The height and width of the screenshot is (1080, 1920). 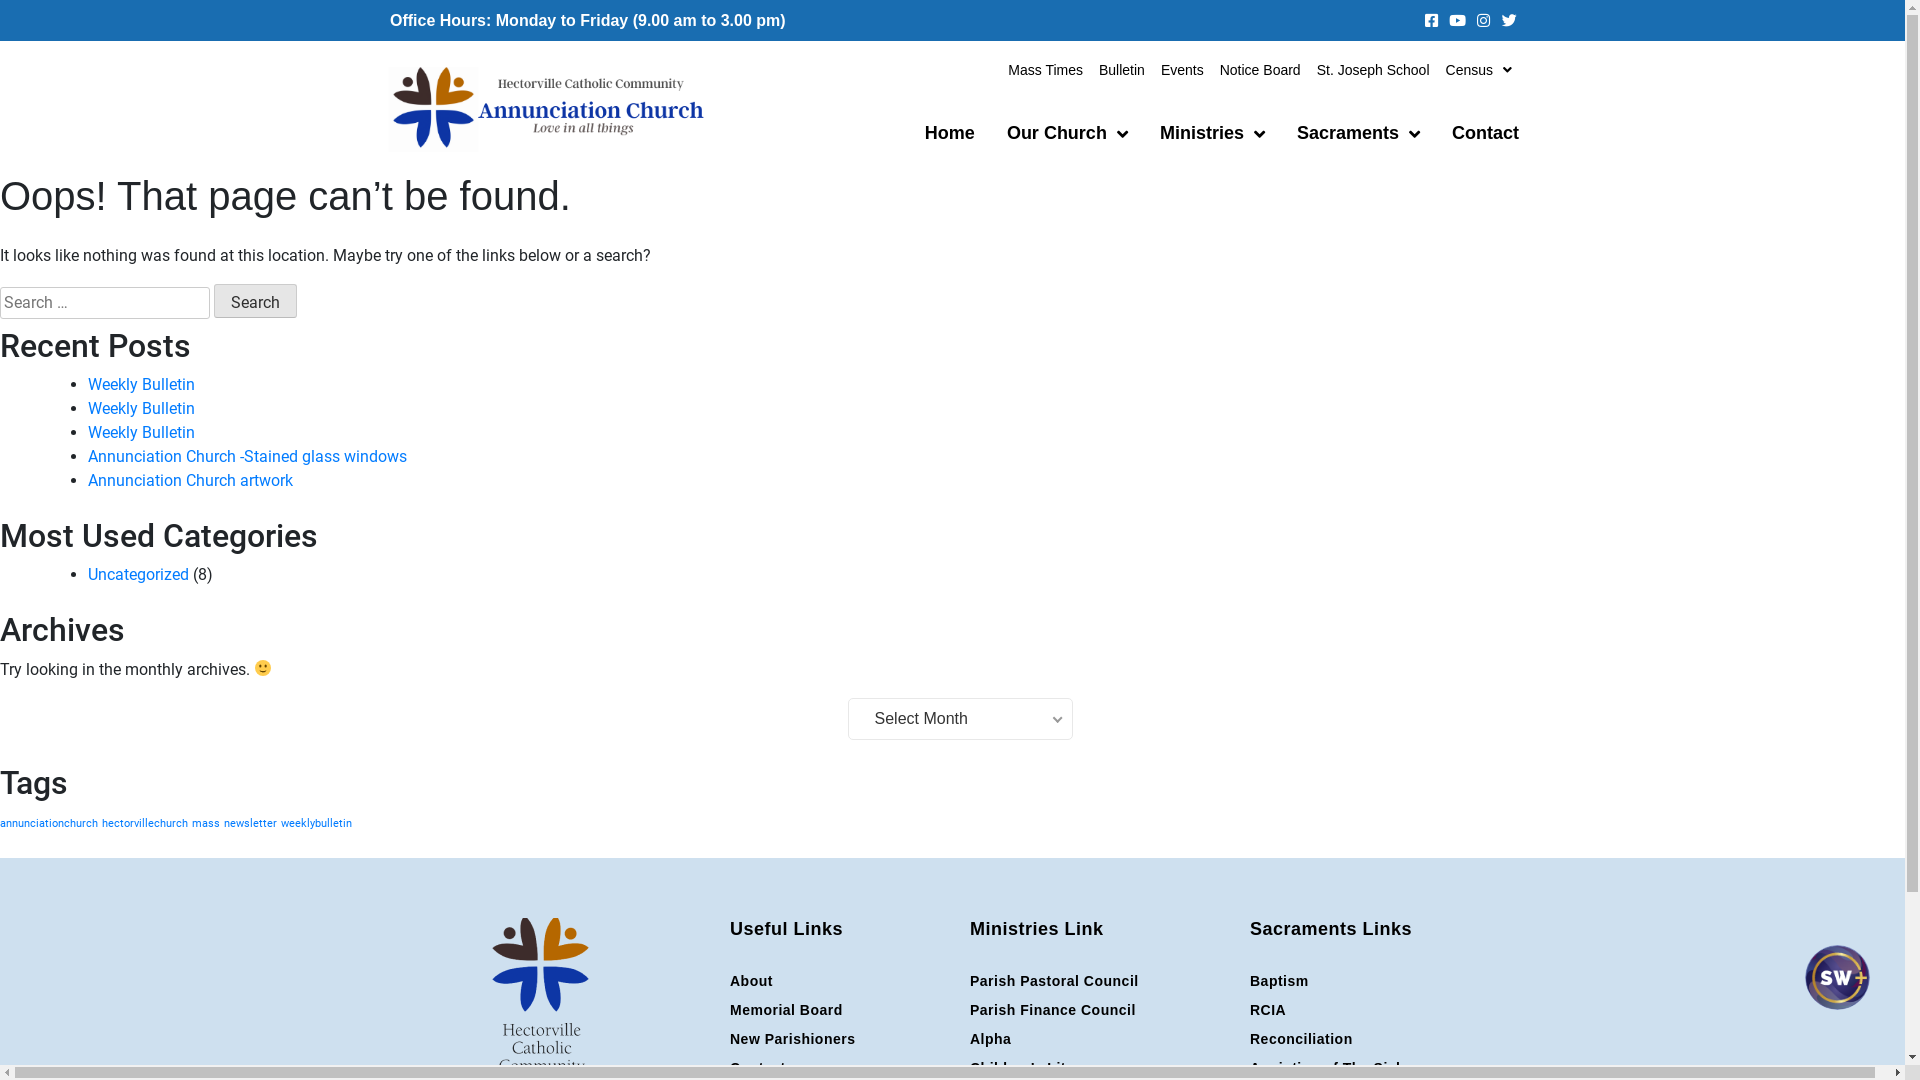 What do you see at coordinates (1259, 68) in the screenshot?
I see `'Notice Board'` at bounding box center [1259, 68].